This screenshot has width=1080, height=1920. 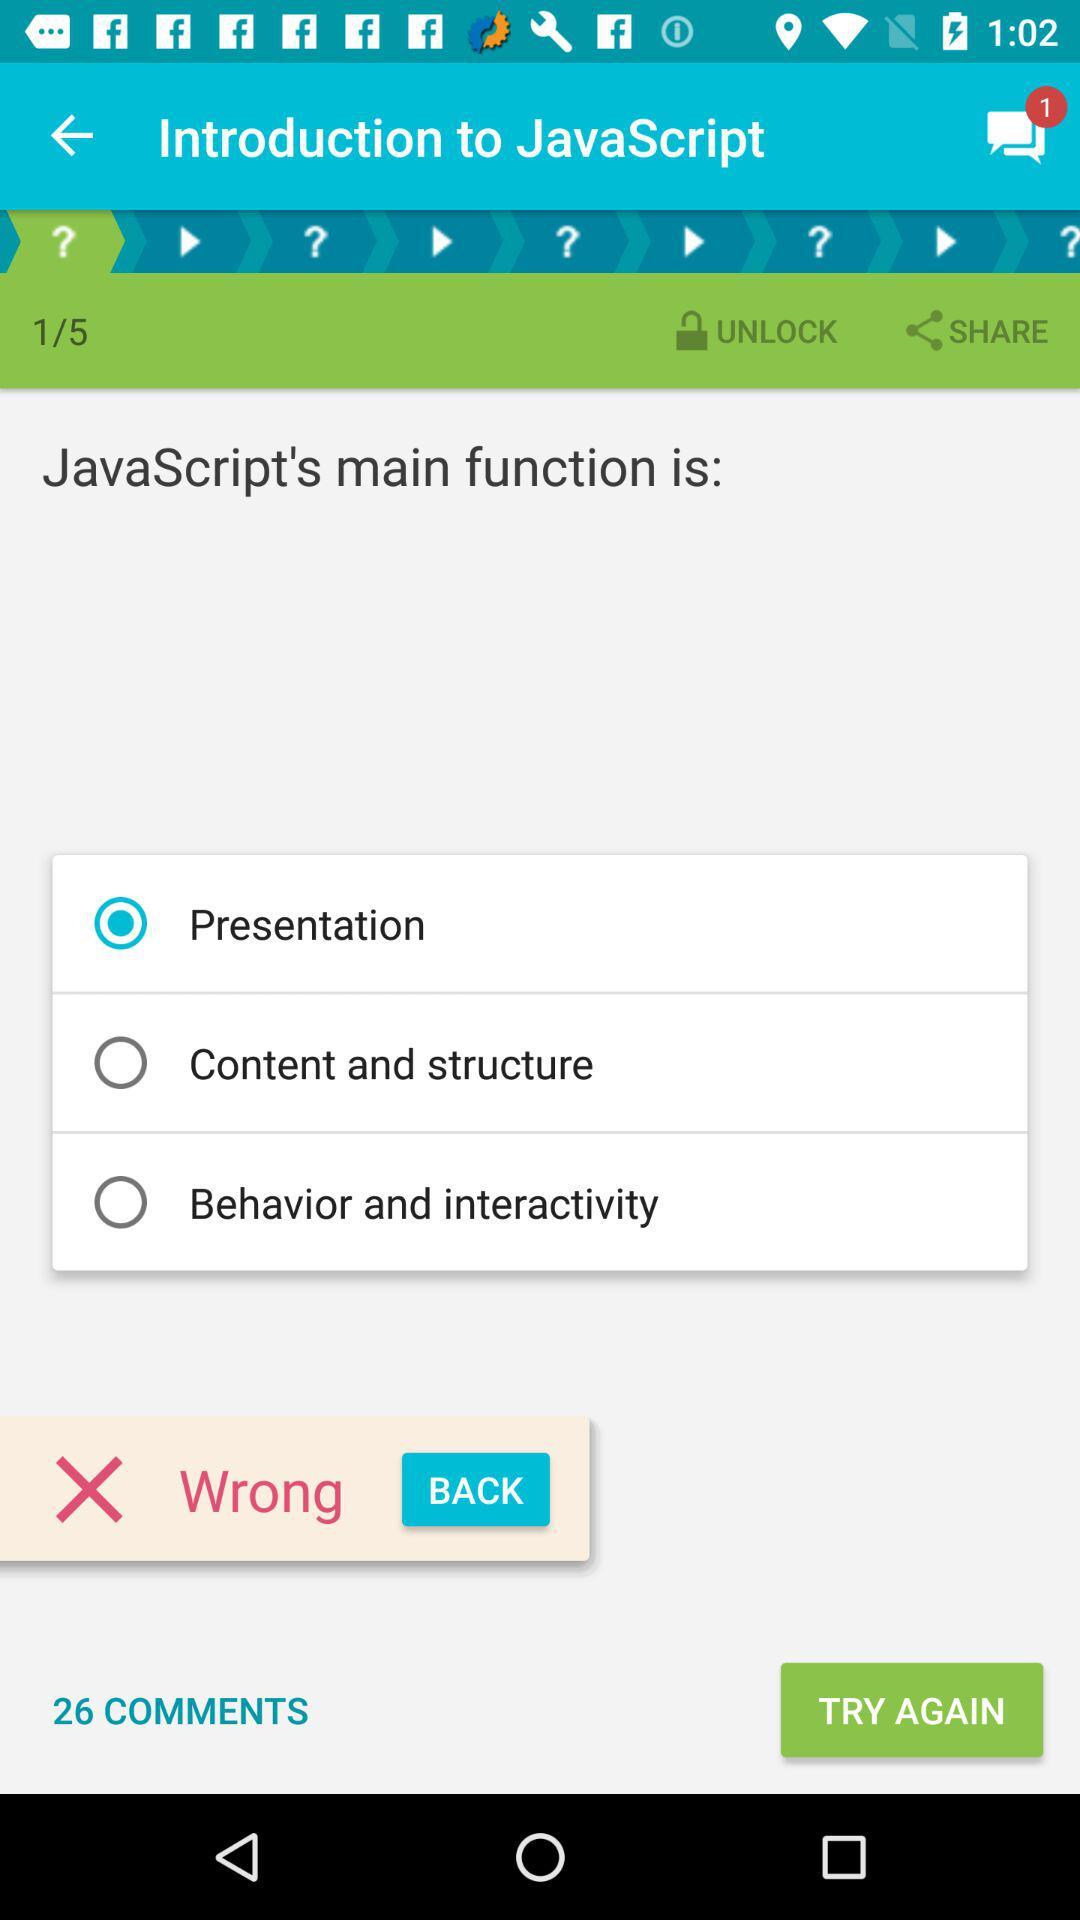 What do you see at coordinates (692, 240) in the screenshot?
I see `next selection` at bounding box center [692, 240].